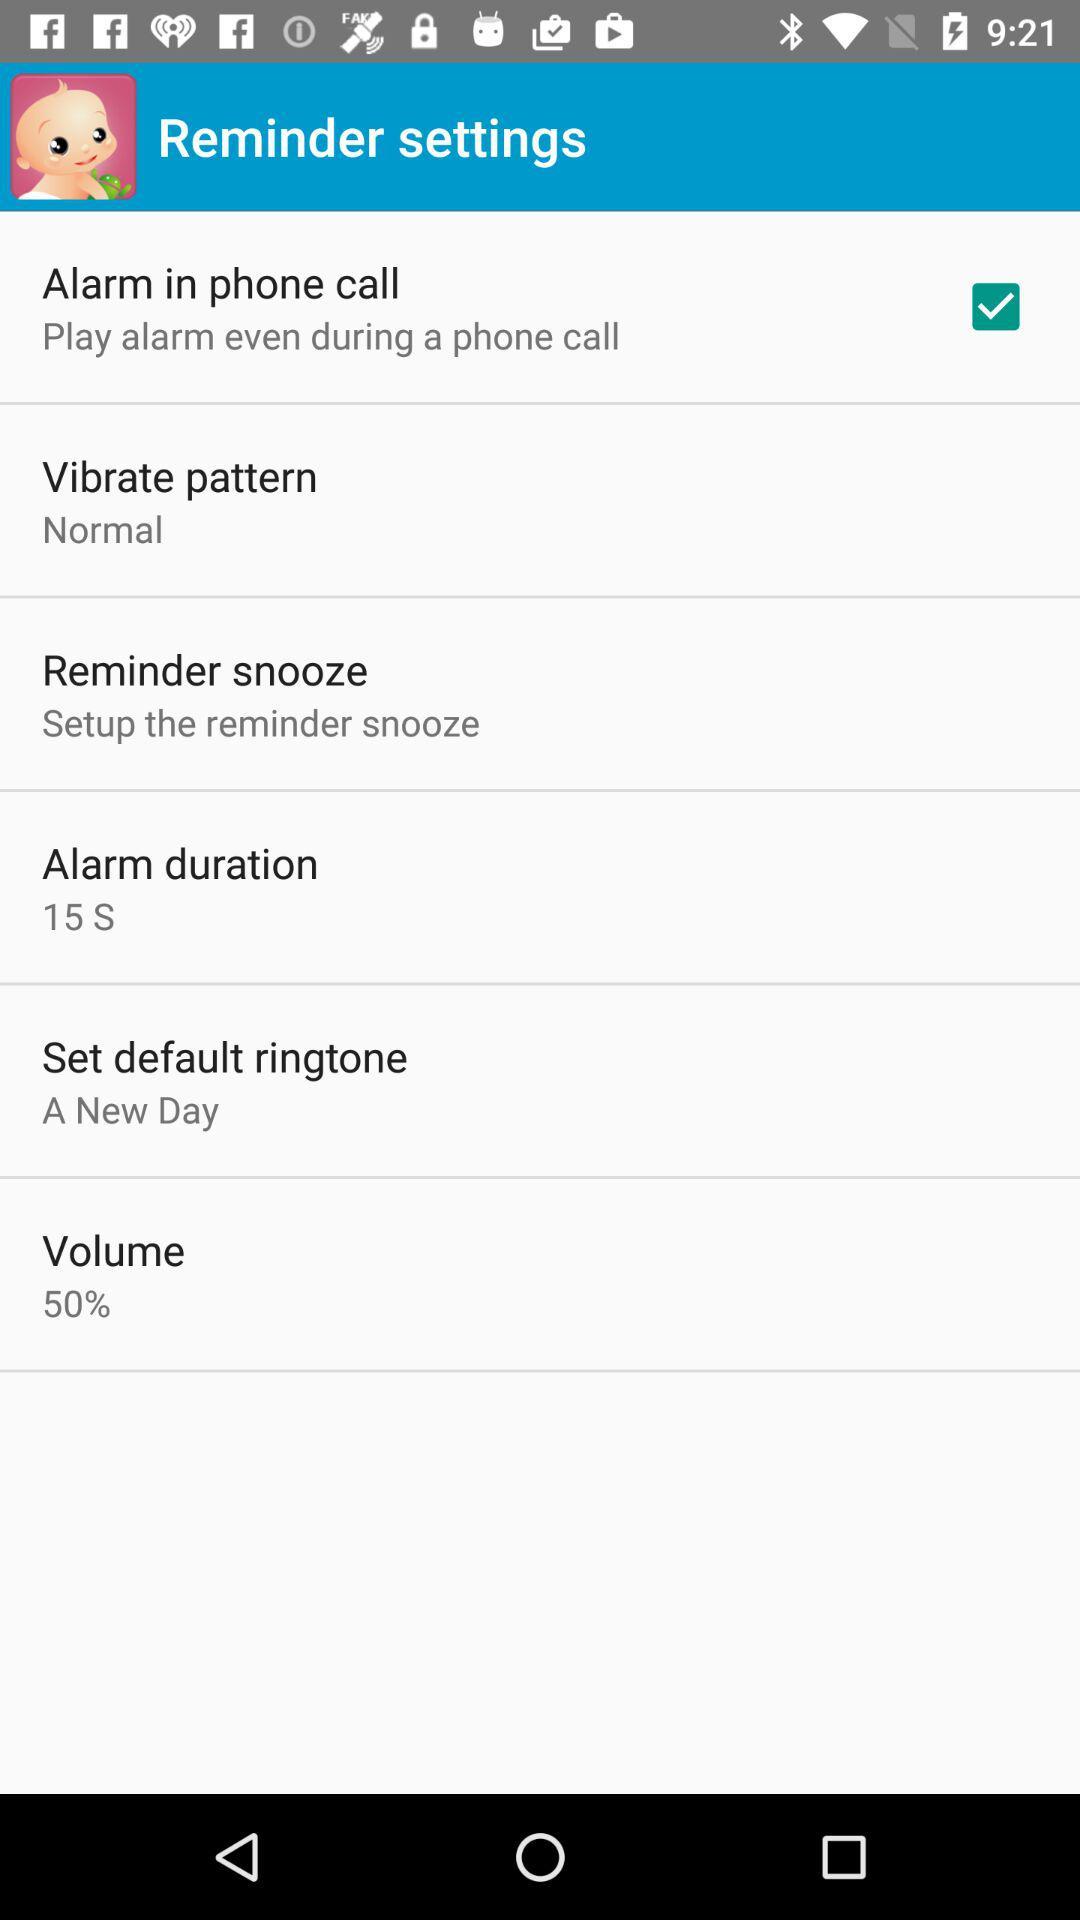 The height and width of the screenshot is (1920, 1080). What do you see at coordinates (995, 305) in the screenshot?
I see `the item next to play alarm even` at bounding box center [995, 305].